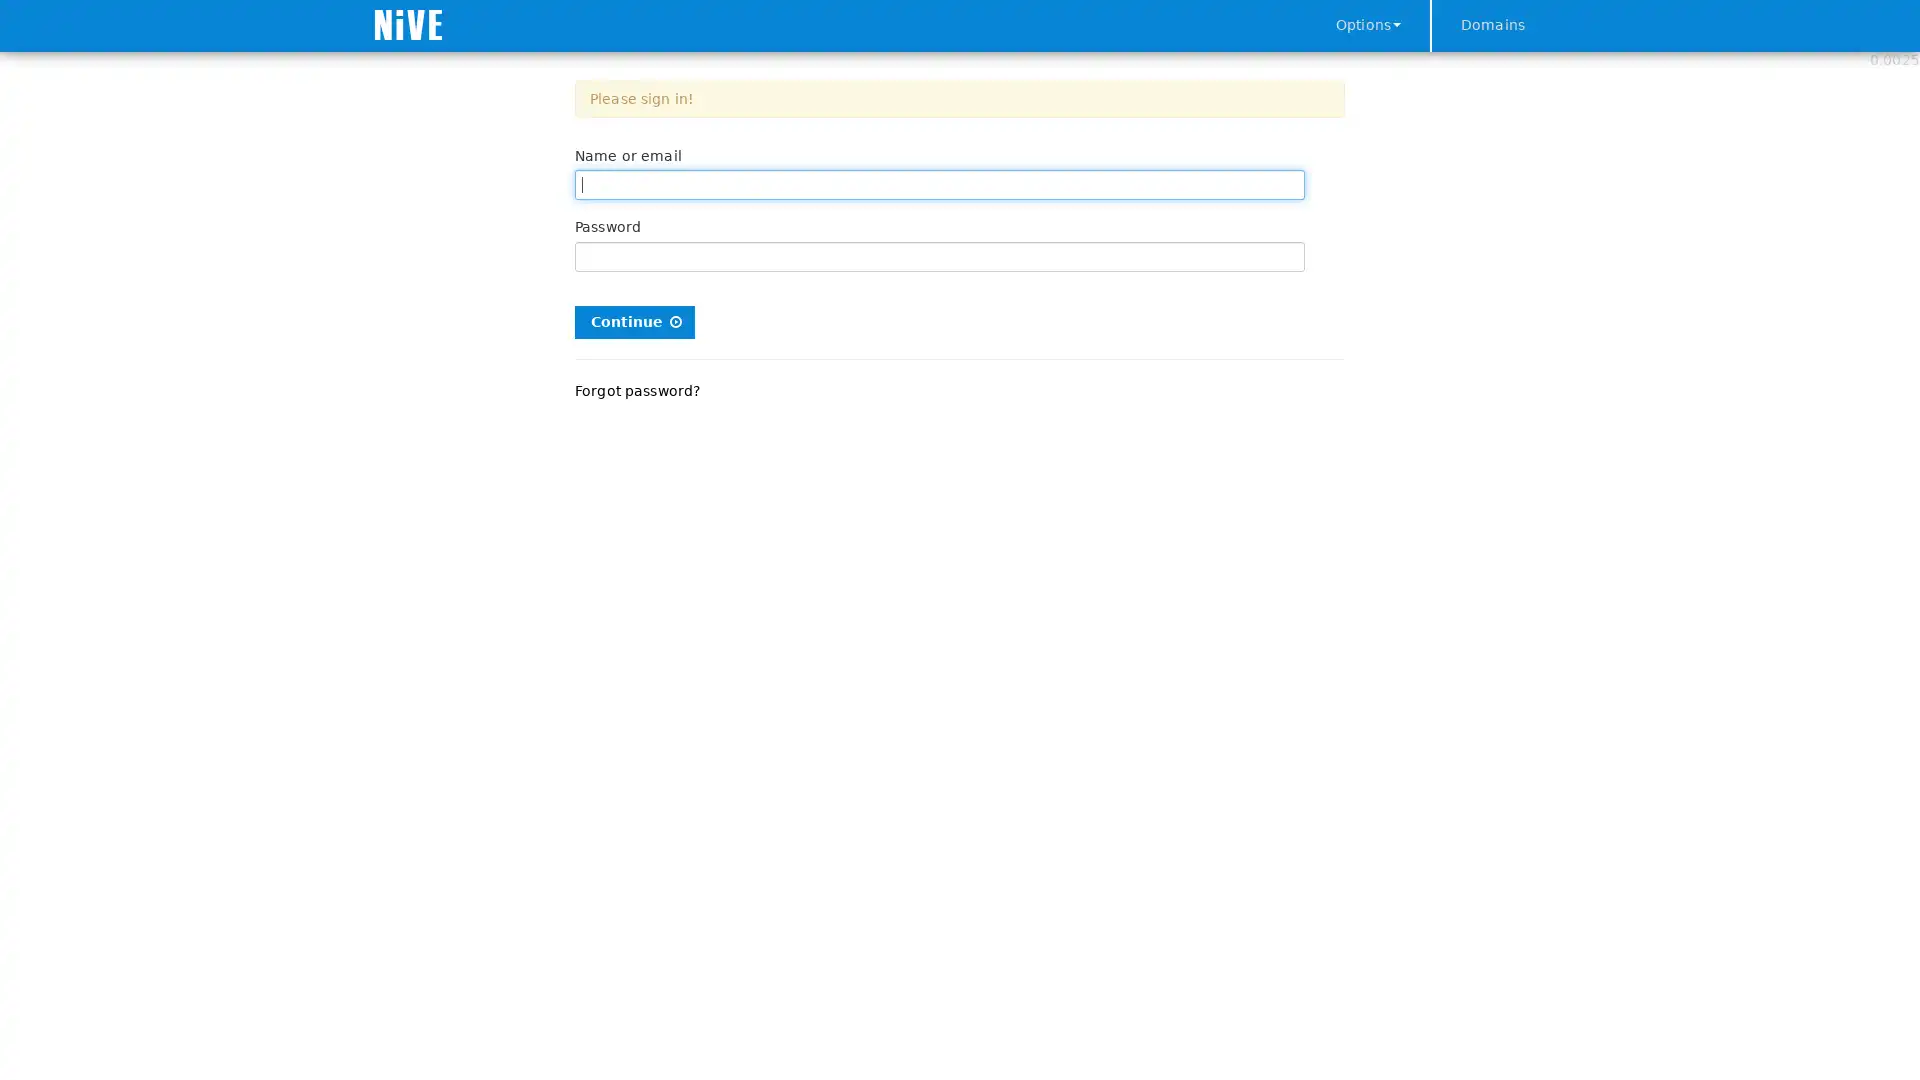 This screenshot has height=1080, width=1920. What do you see at coordinates (633, 320) in the screenshot?
I see `Continue` at bounding box center [633, 320].